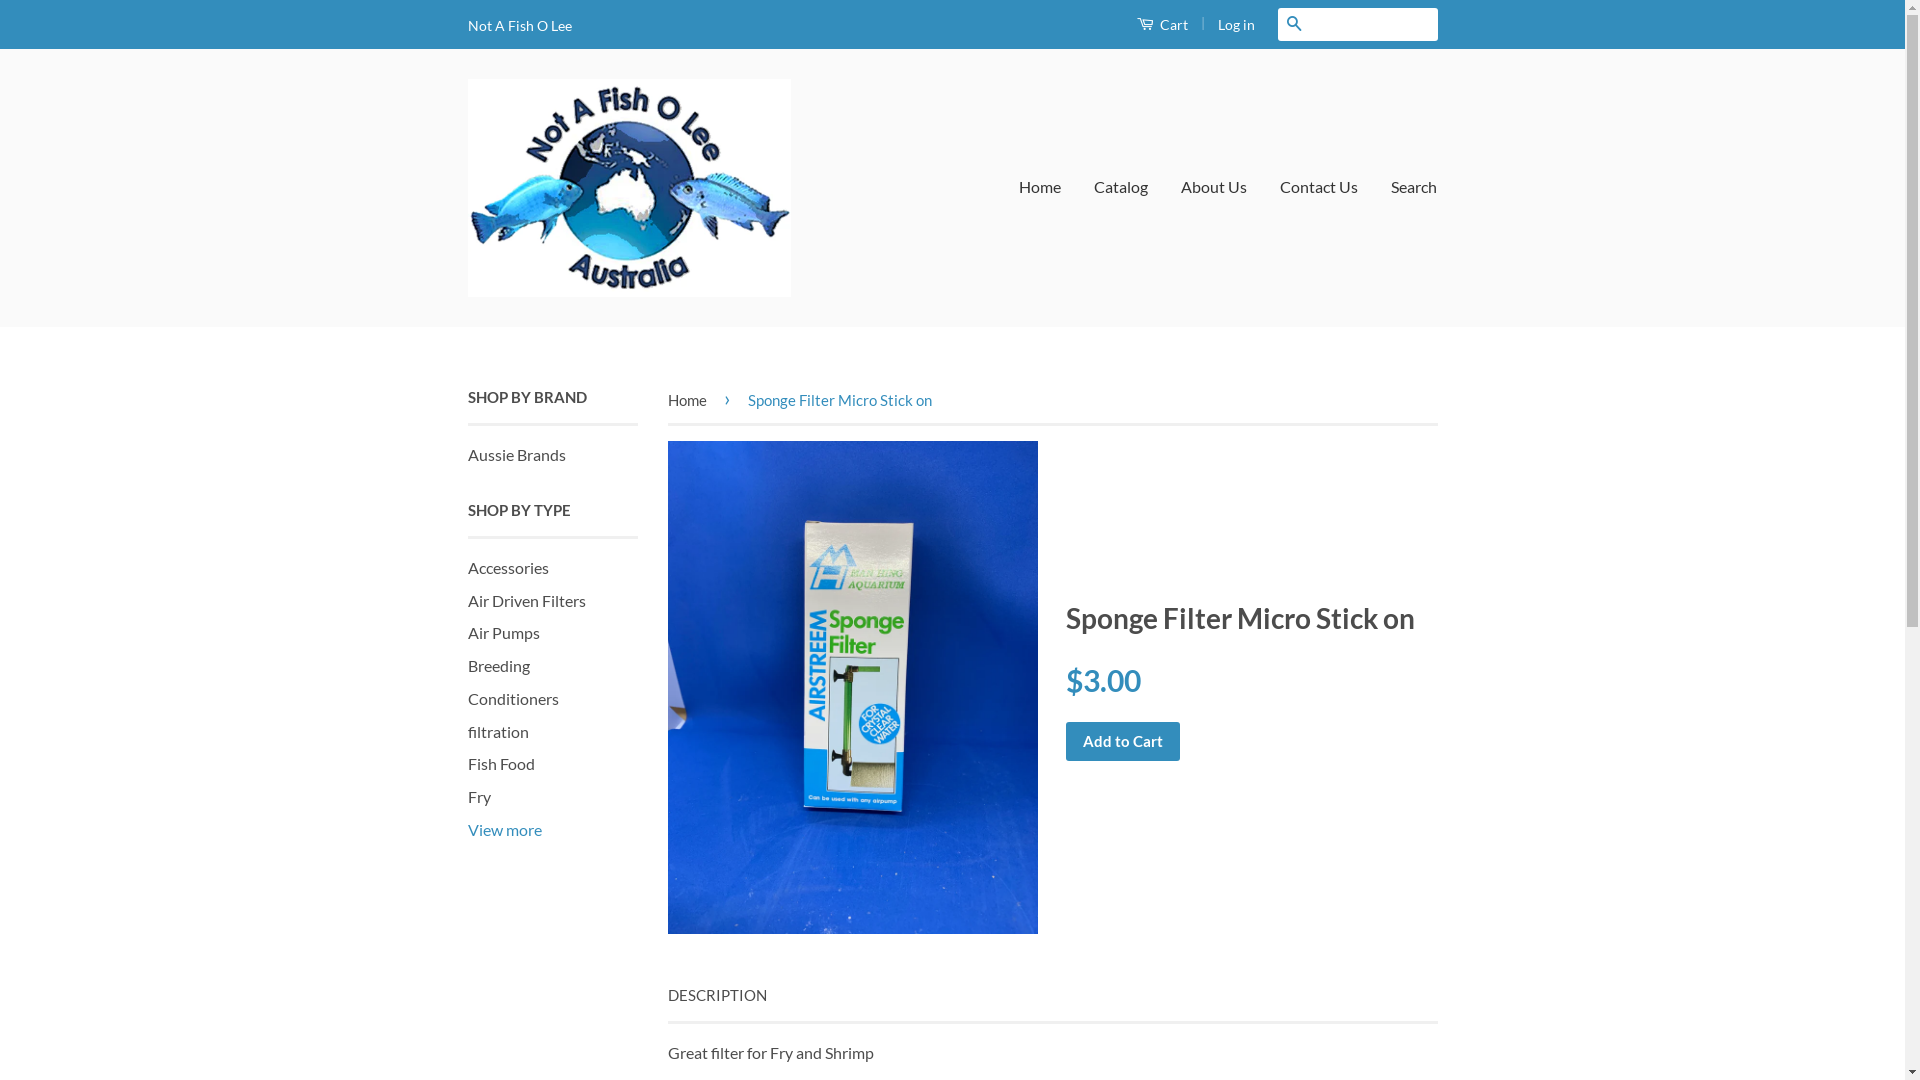  What do you see at coordinates (1213, 187) in the screenshot?
I see `'About Us'` at bounding box center [1213, 187].